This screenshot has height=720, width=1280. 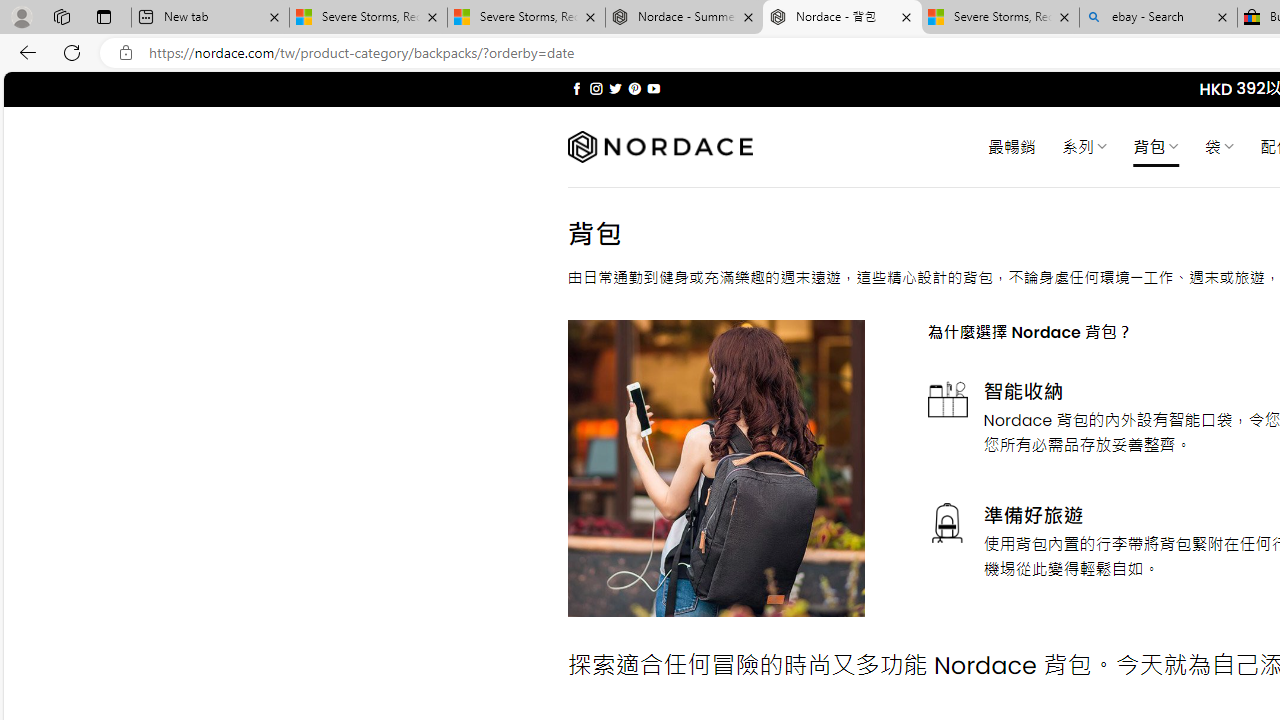 What do you see at coordinates (125, 52) in the screenshot?
I see `'View site information'` at bounding box center [125, 52].